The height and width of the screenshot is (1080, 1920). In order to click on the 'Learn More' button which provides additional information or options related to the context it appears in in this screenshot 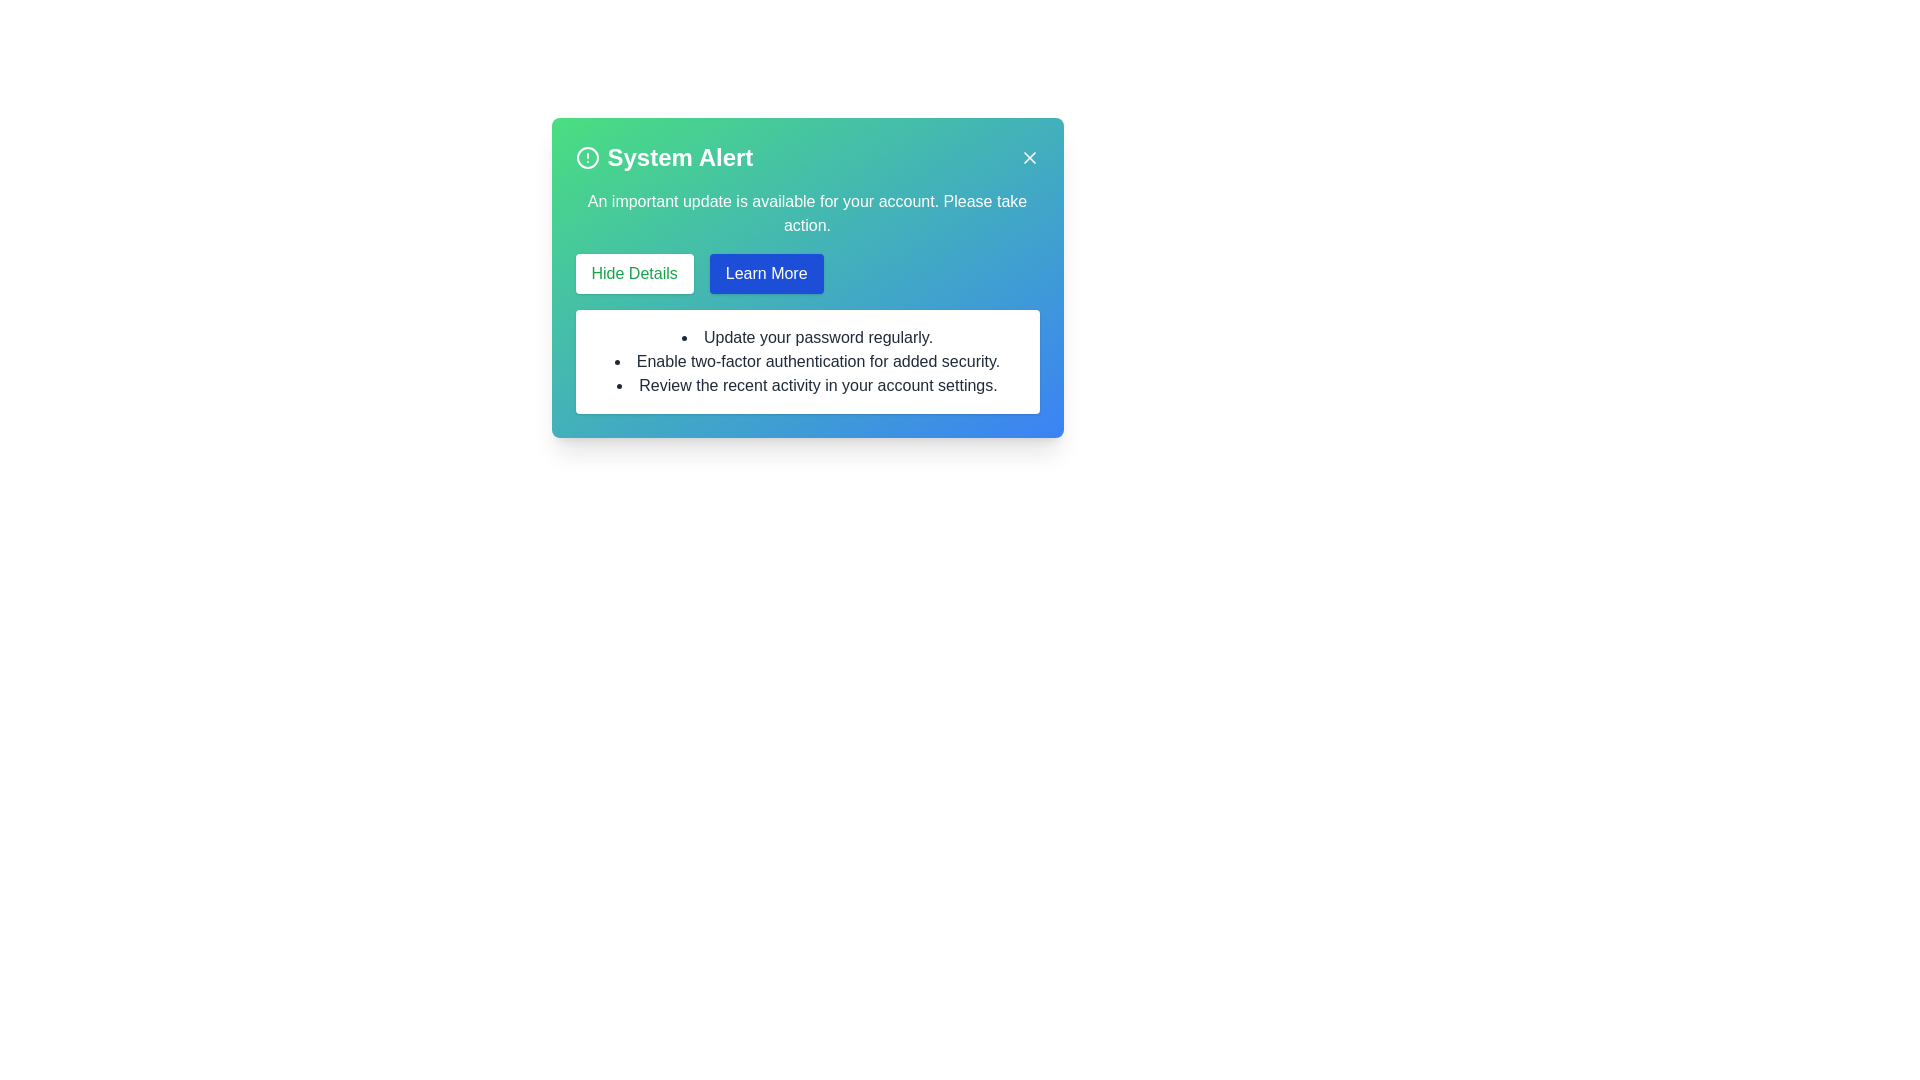, I will do `click(765, 273)`.